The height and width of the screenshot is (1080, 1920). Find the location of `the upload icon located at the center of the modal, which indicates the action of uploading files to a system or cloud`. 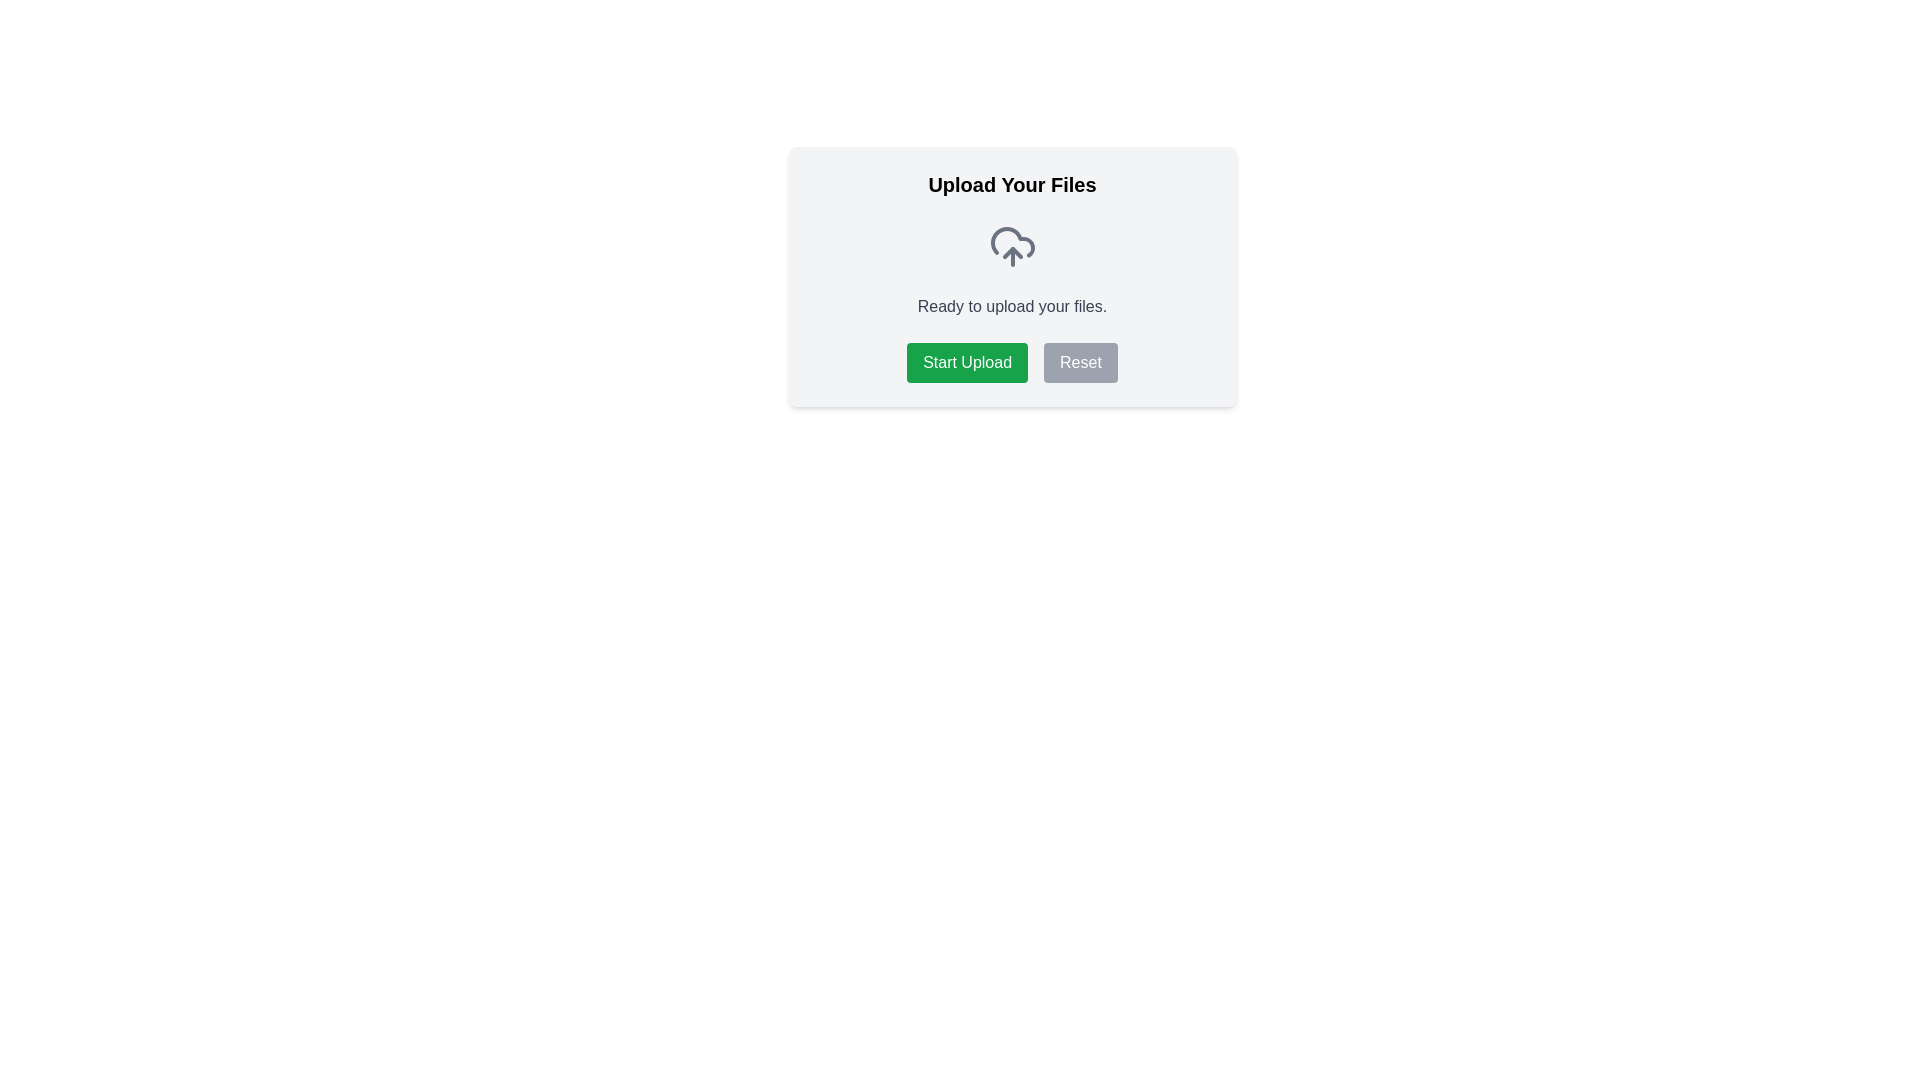

the upload icon located at the center of the modal, which indicates the action of uploading files to a system or cloud is located at coordinates (1012, 245).